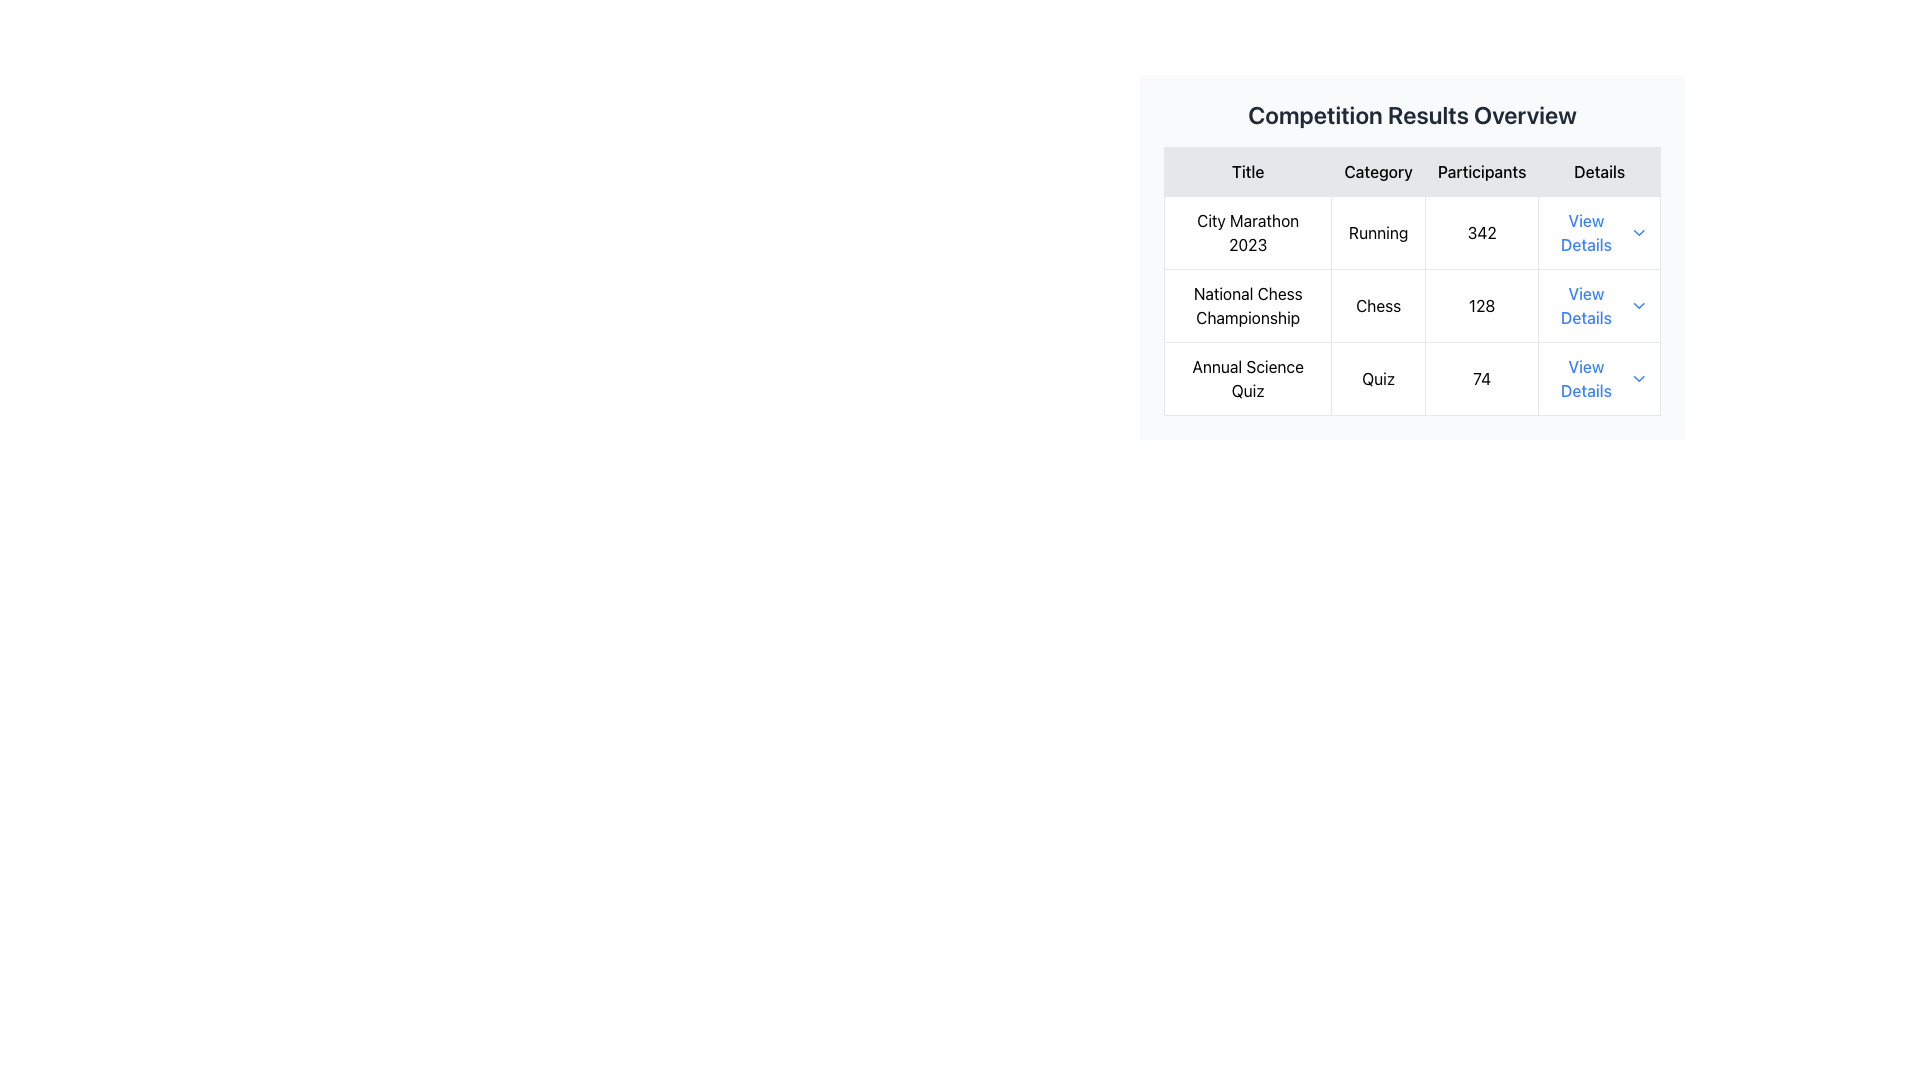 The width and height of the screenshot is (1920, 1080). Describe the element at coordinates (1597, 378) in the screenshot. I see `the 'View Details' button with a blue label and a downwards-pointing chevron icon located in the 'Details' column of the 'Annual Science Quiz' row` at that location.